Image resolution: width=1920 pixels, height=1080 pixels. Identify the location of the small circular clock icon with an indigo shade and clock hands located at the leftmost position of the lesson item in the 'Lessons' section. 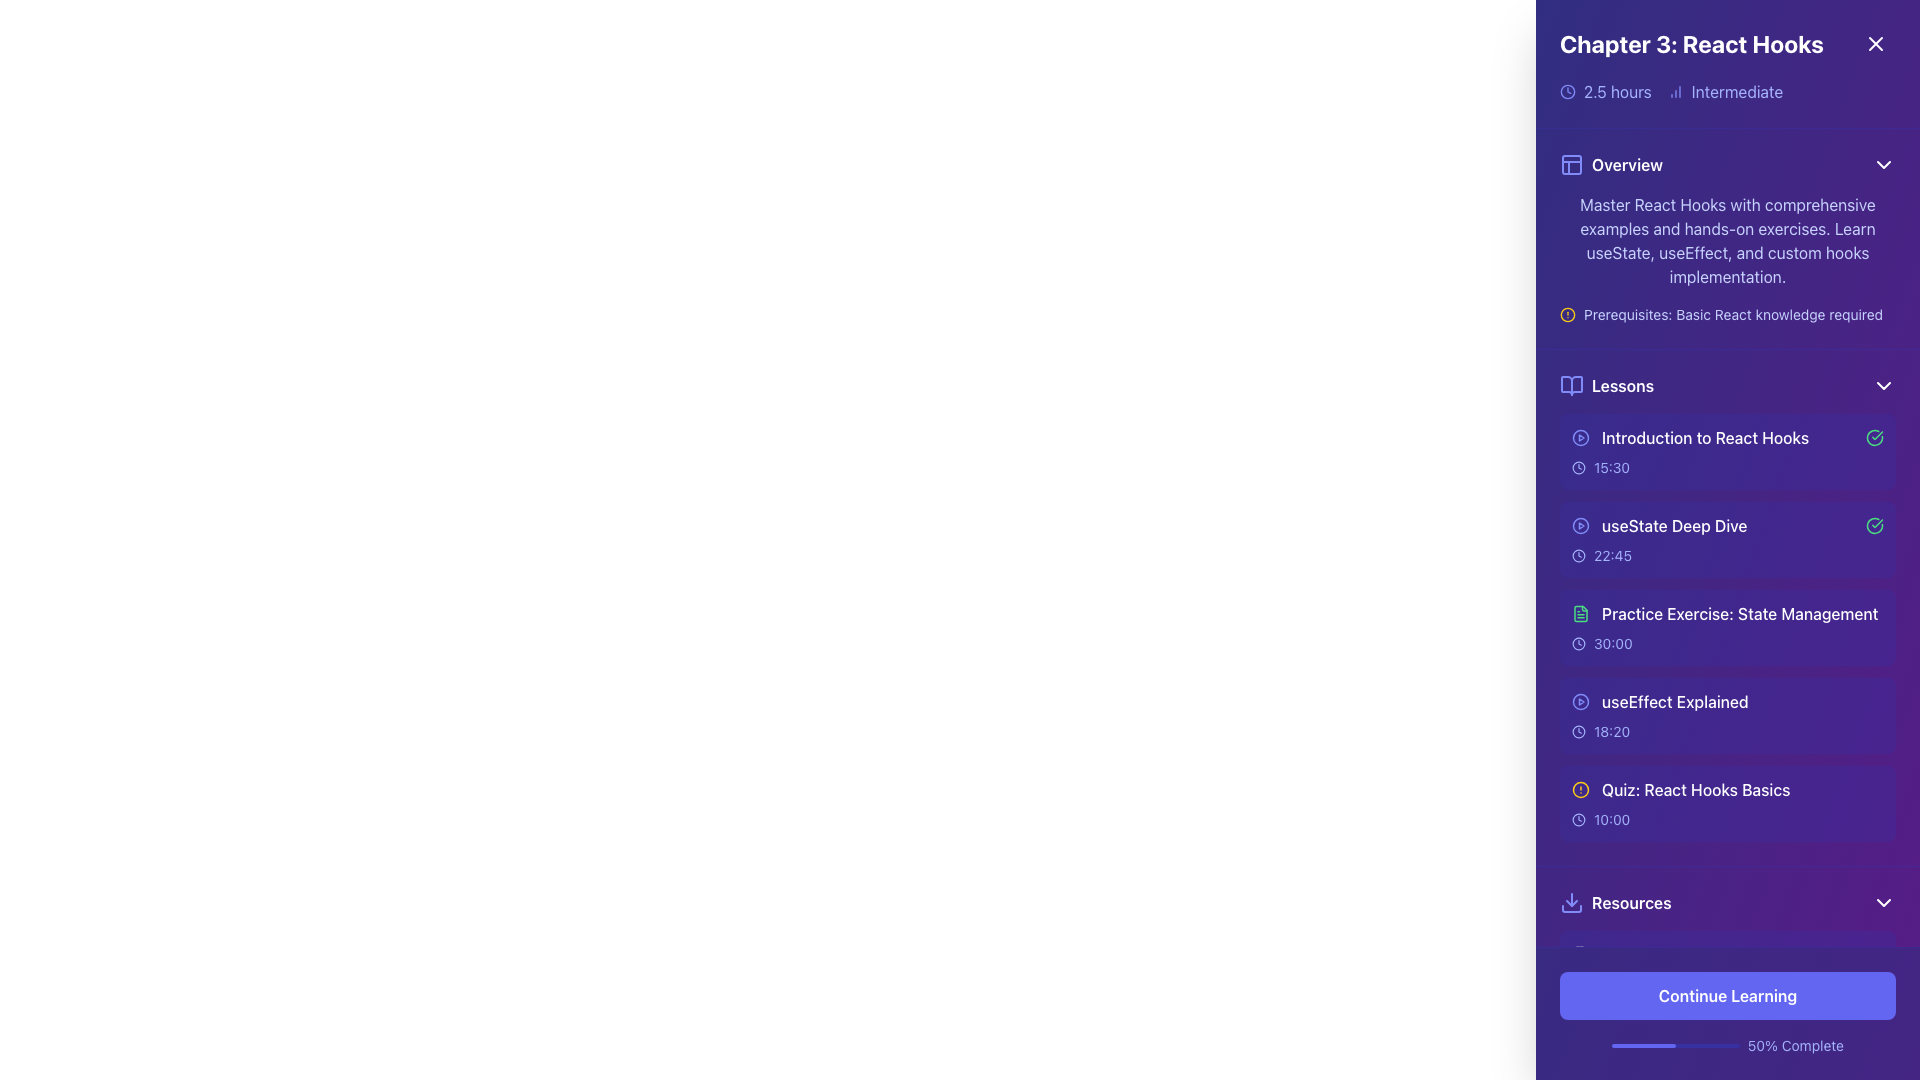
(1578, 555).